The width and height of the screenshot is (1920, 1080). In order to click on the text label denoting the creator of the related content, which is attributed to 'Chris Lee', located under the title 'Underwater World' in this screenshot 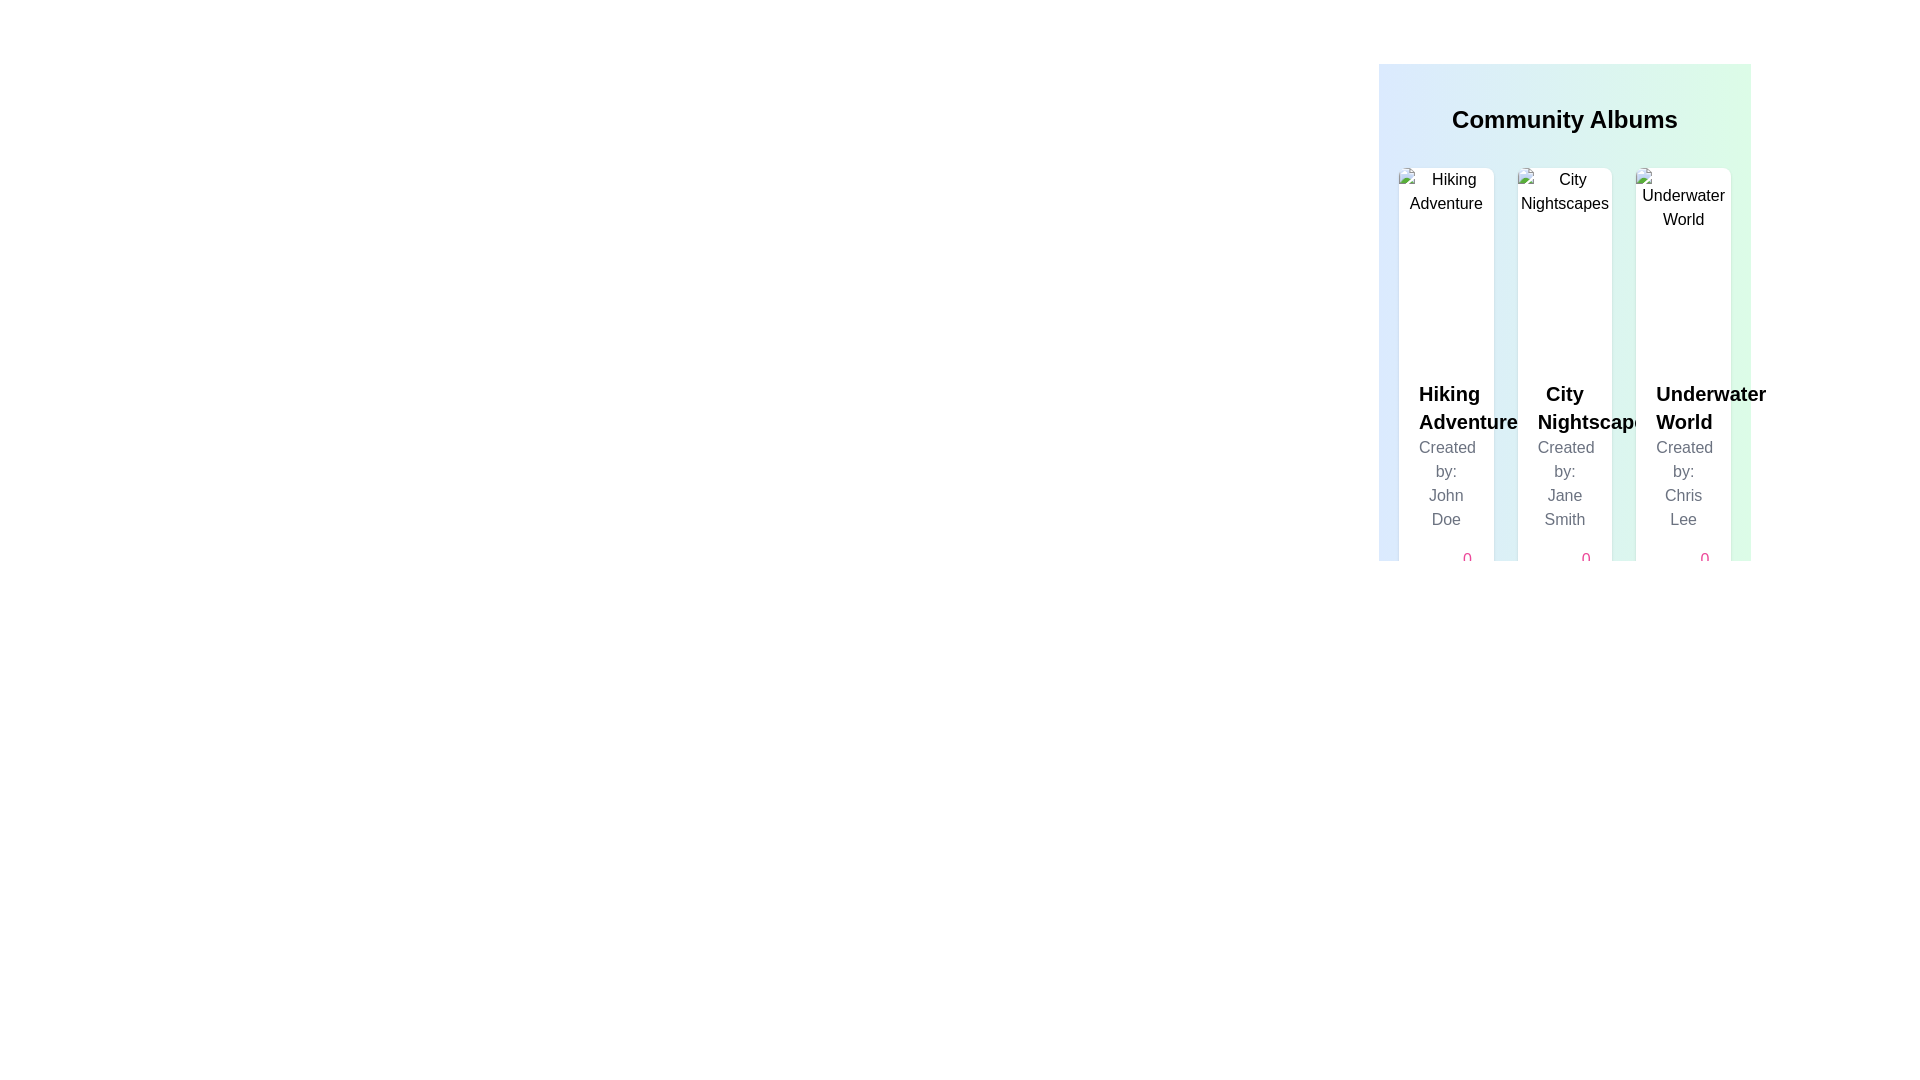, I will do `click(1682, 483)`.